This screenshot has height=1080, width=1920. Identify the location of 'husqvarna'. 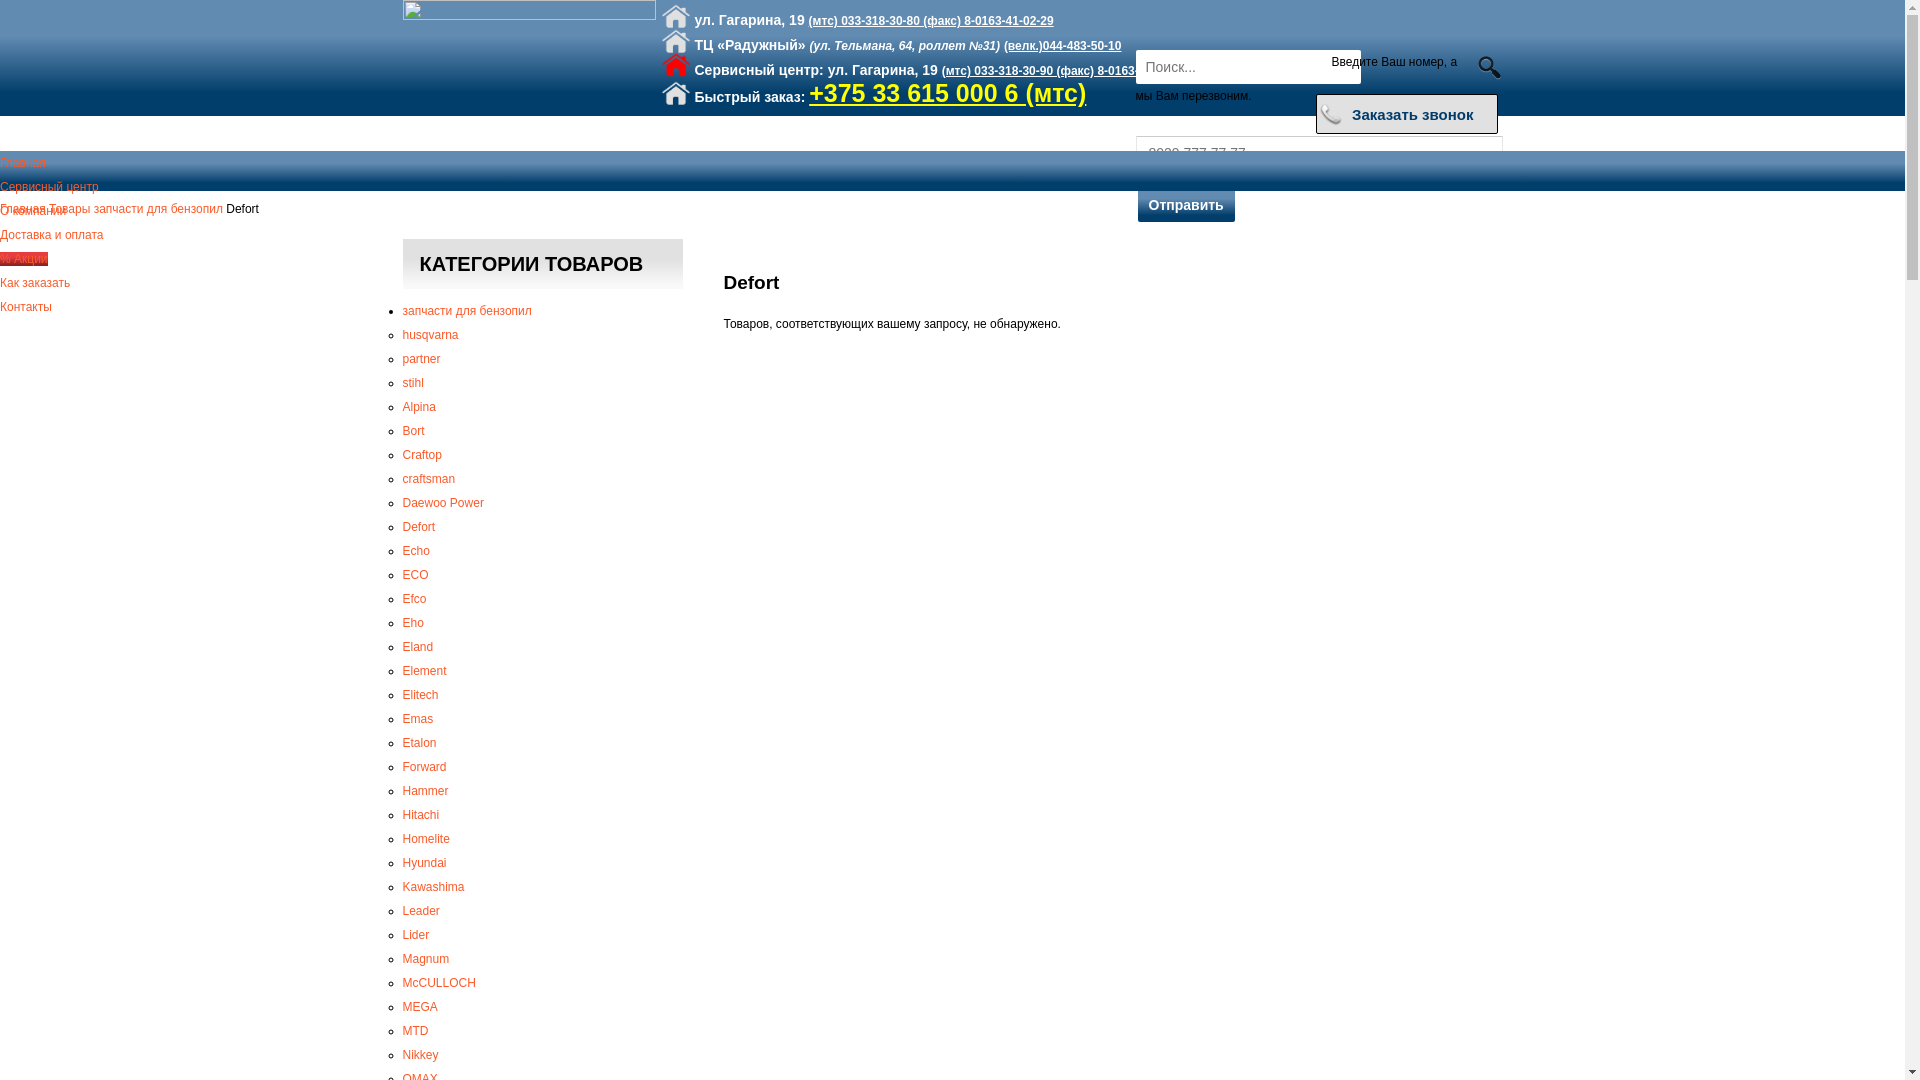
(429, 334).